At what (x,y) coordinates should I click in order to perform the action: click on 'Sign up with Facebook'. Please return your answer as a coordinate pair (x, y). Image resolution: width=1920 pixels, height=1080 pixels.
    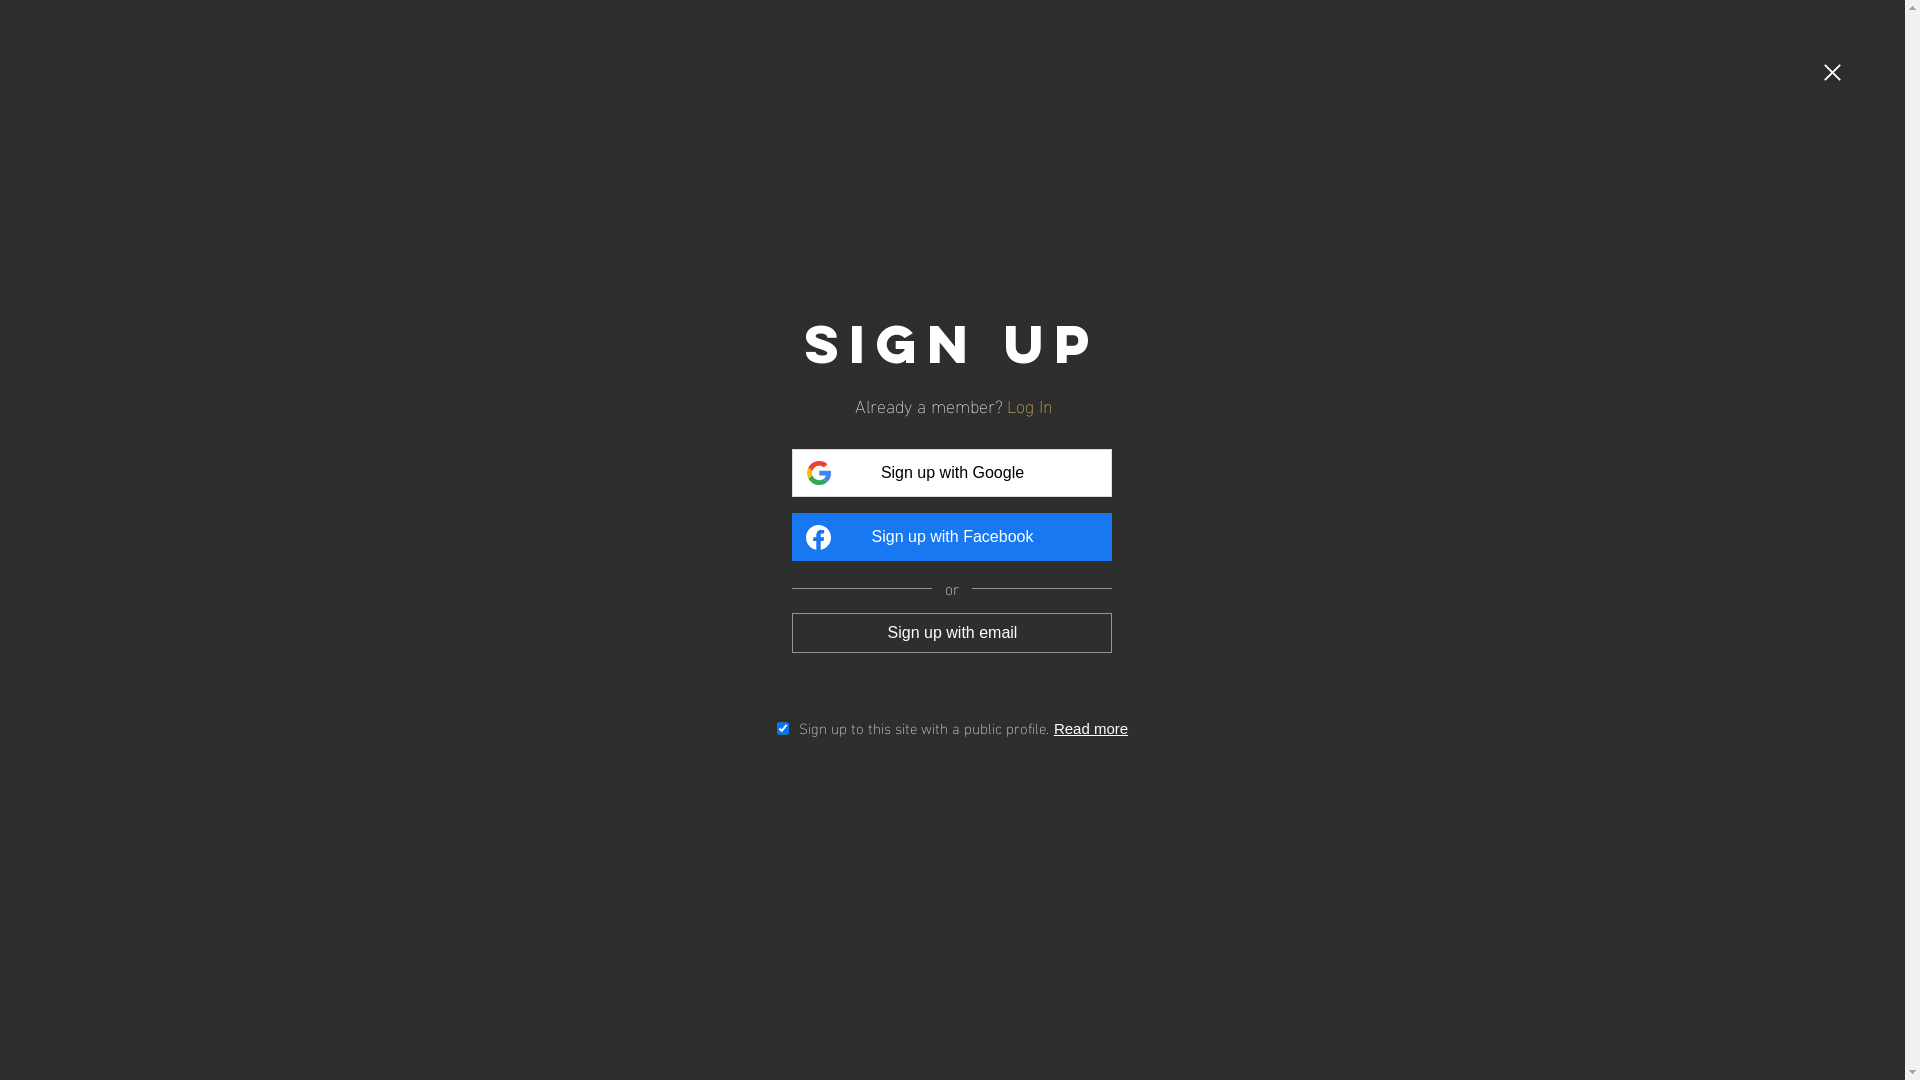
    Looking at the image, I should click on (950, 535).